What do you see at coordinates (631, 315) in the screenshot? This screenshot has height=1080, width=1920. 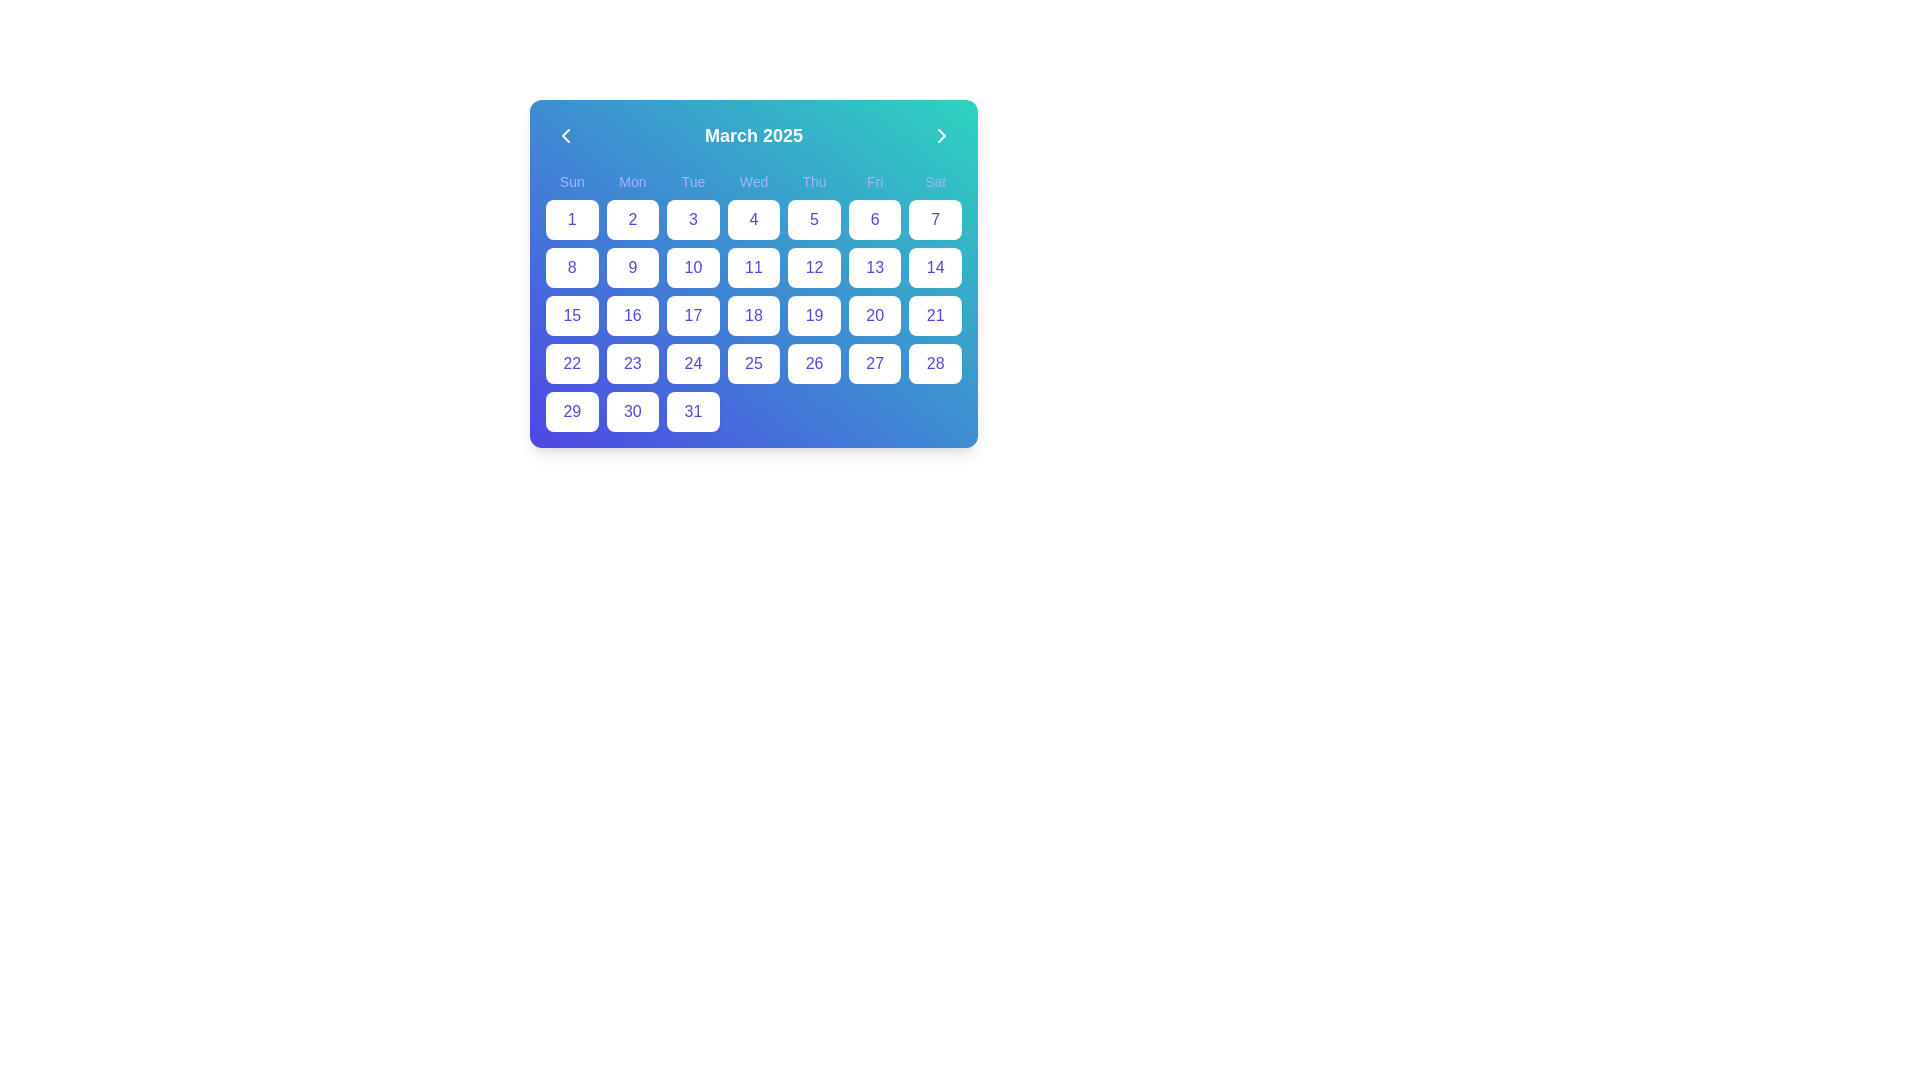 I see `the button displaying the number '16', which is a rounded rectangular button with a white background and blue text, located in the fourth row and second column of the calendar grid` at bounding box center [631, 315].